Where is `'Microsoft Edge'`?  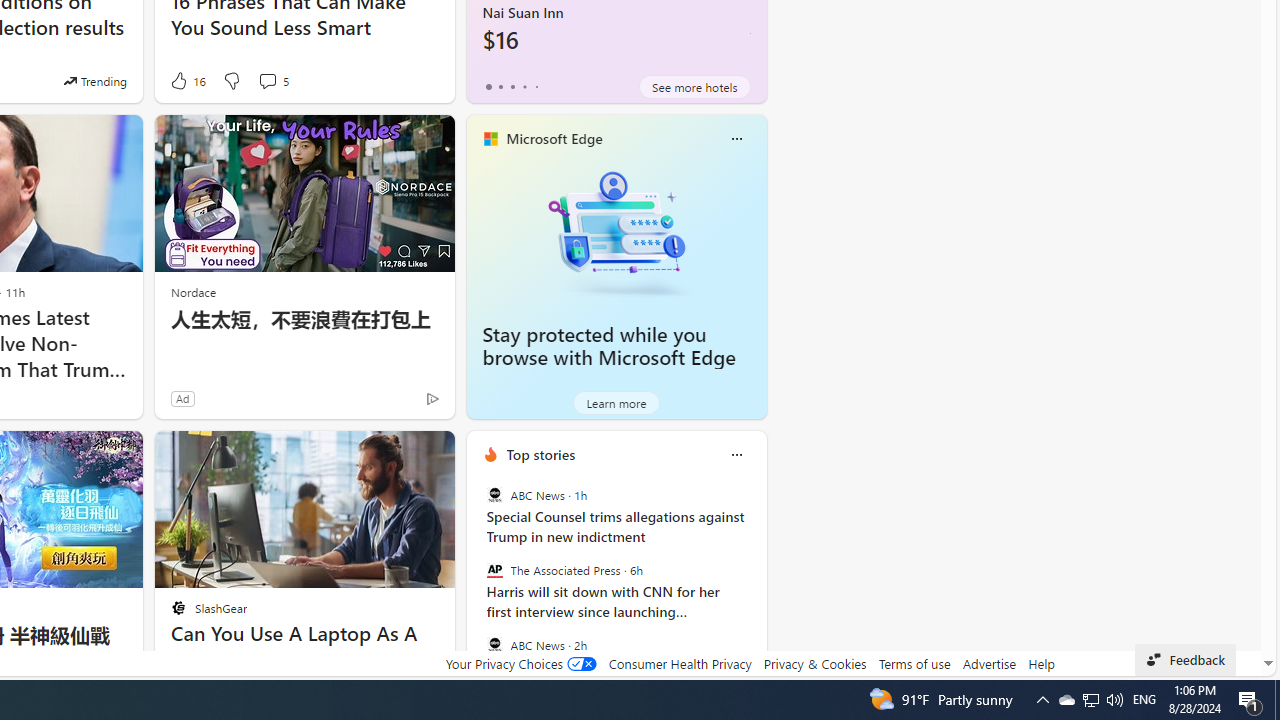 'Microsoft Edge' is located at coordinates (554, 138).